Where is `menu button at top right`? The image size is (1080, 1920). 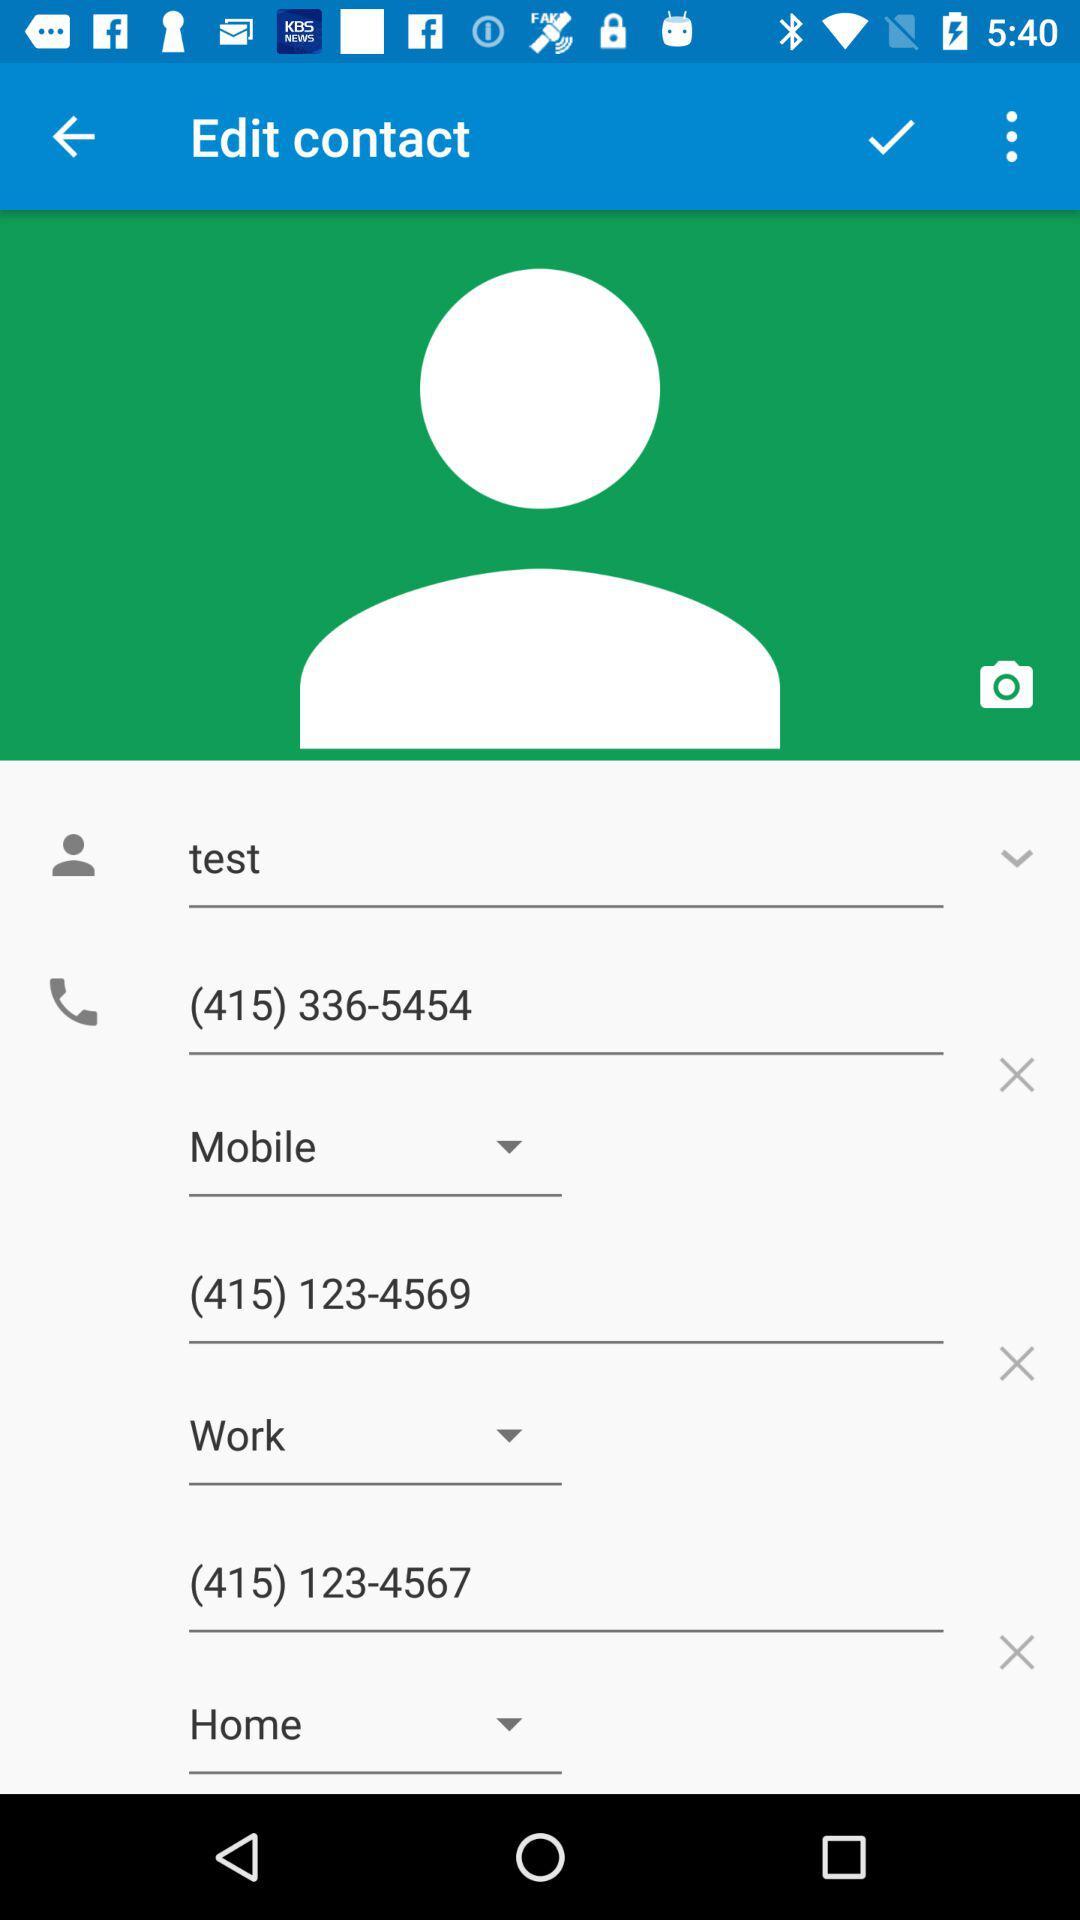 menu button at top right is located at coordinates (1017, 136).